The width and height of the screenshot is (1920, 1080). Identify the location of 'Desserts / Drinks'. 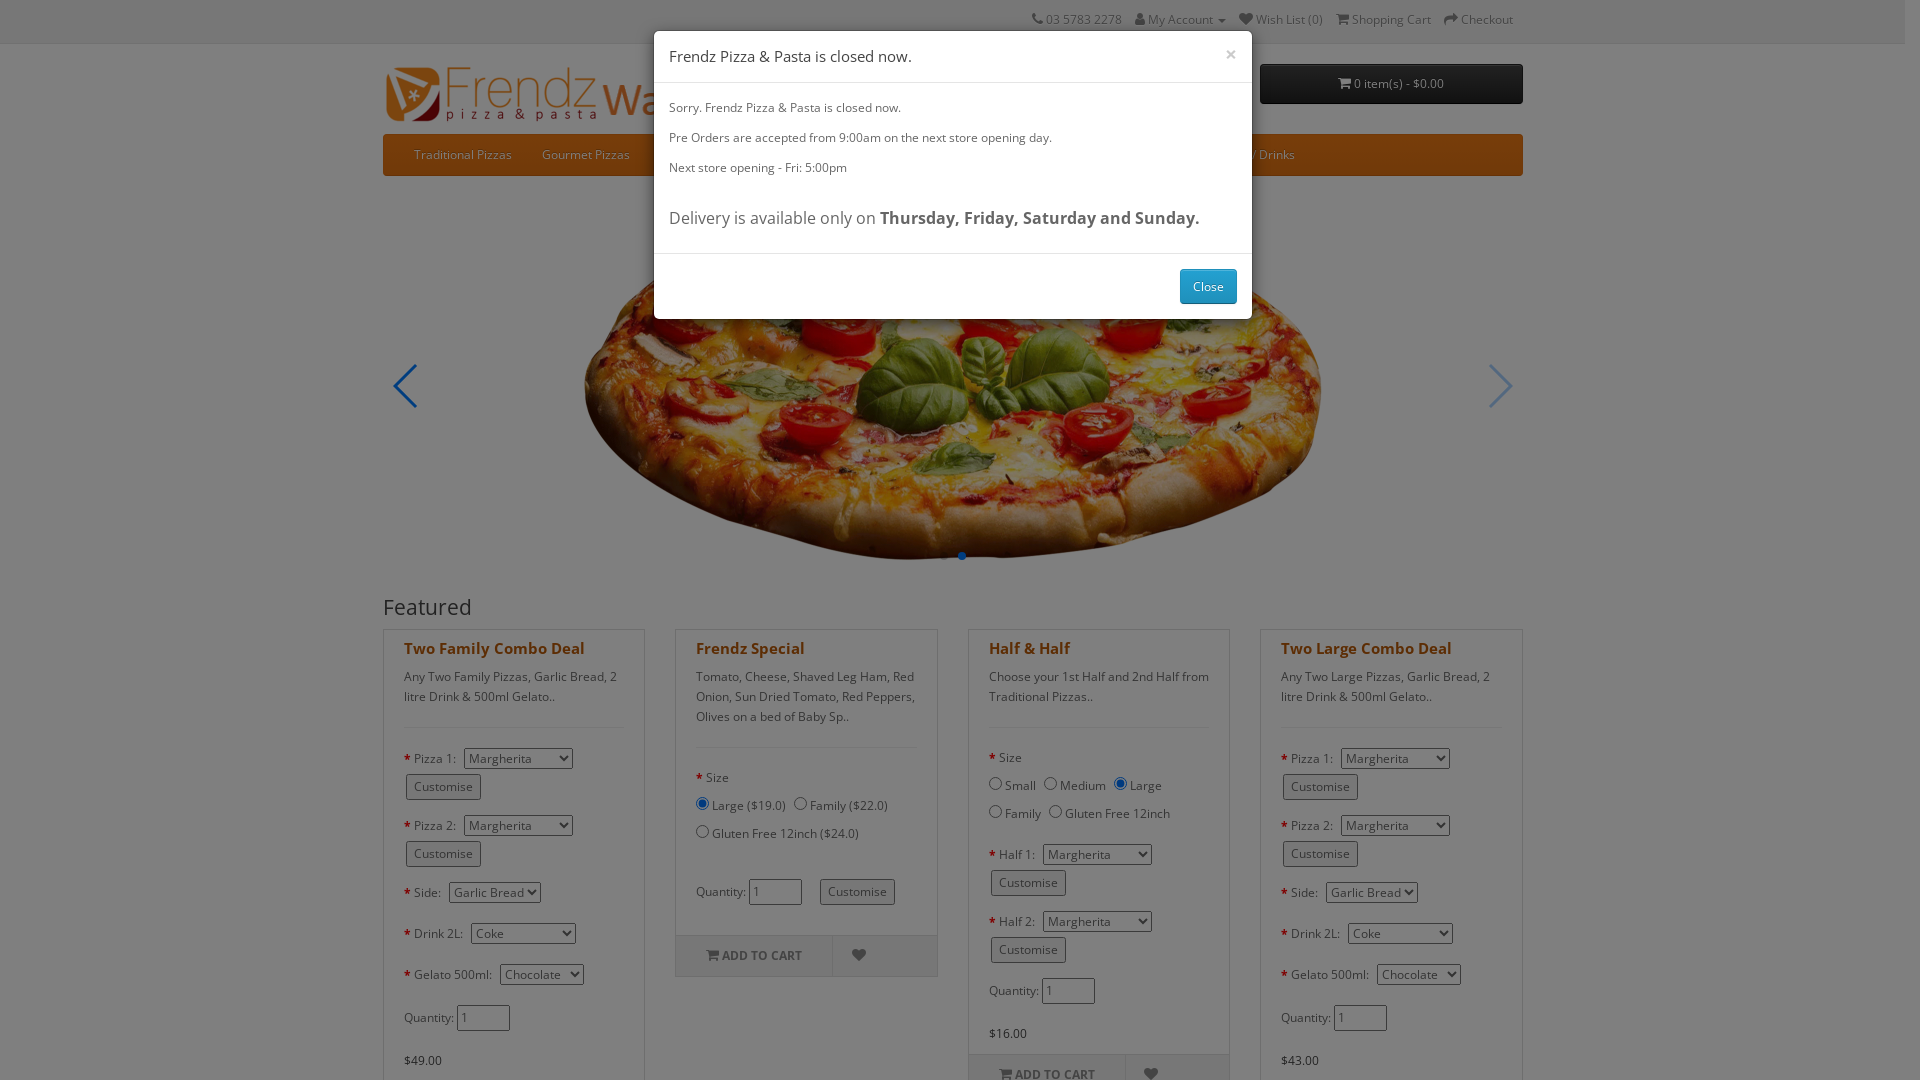
(1184, 153).